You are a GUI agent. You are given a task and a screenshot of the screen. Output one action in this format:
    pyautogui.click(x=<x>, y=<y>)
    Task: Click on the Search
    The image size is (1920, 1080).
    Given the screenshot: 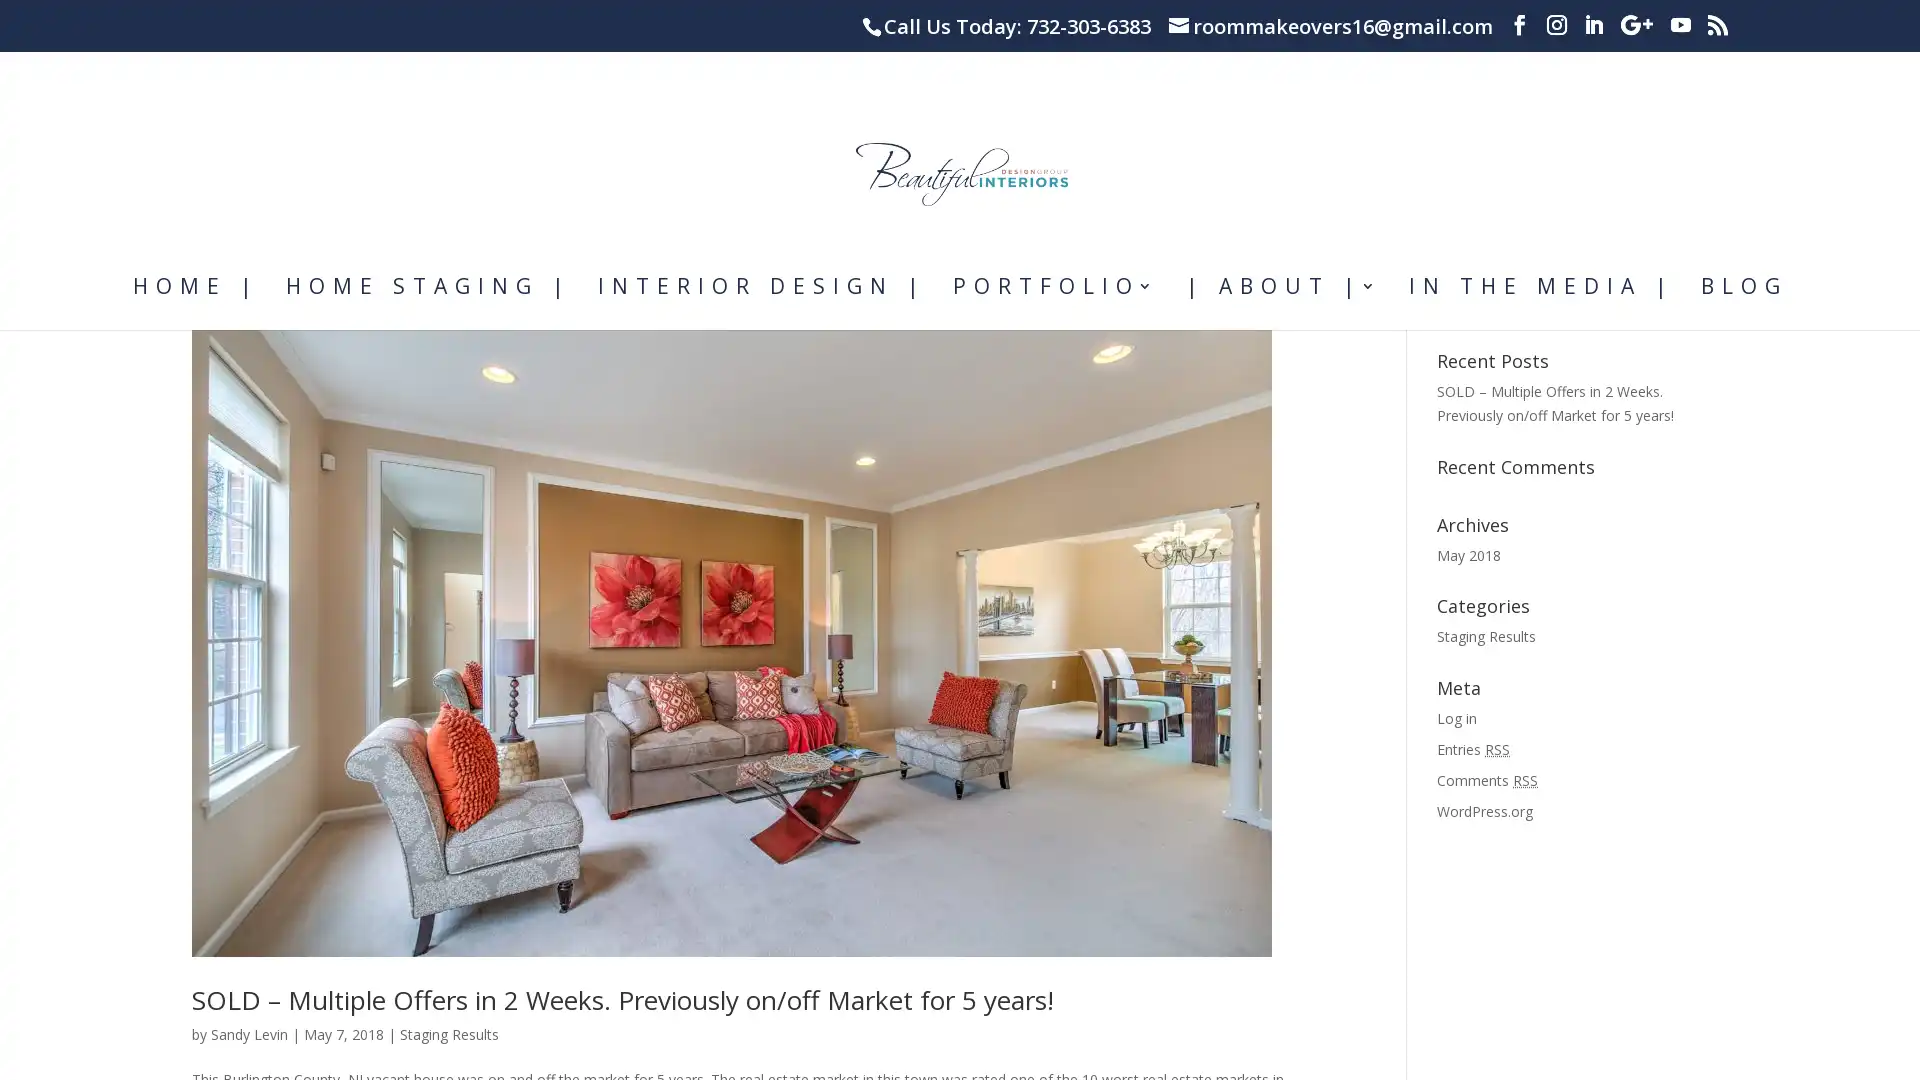 What is the action you would take?
    pyautogui.click(x=1691, y=388)
    